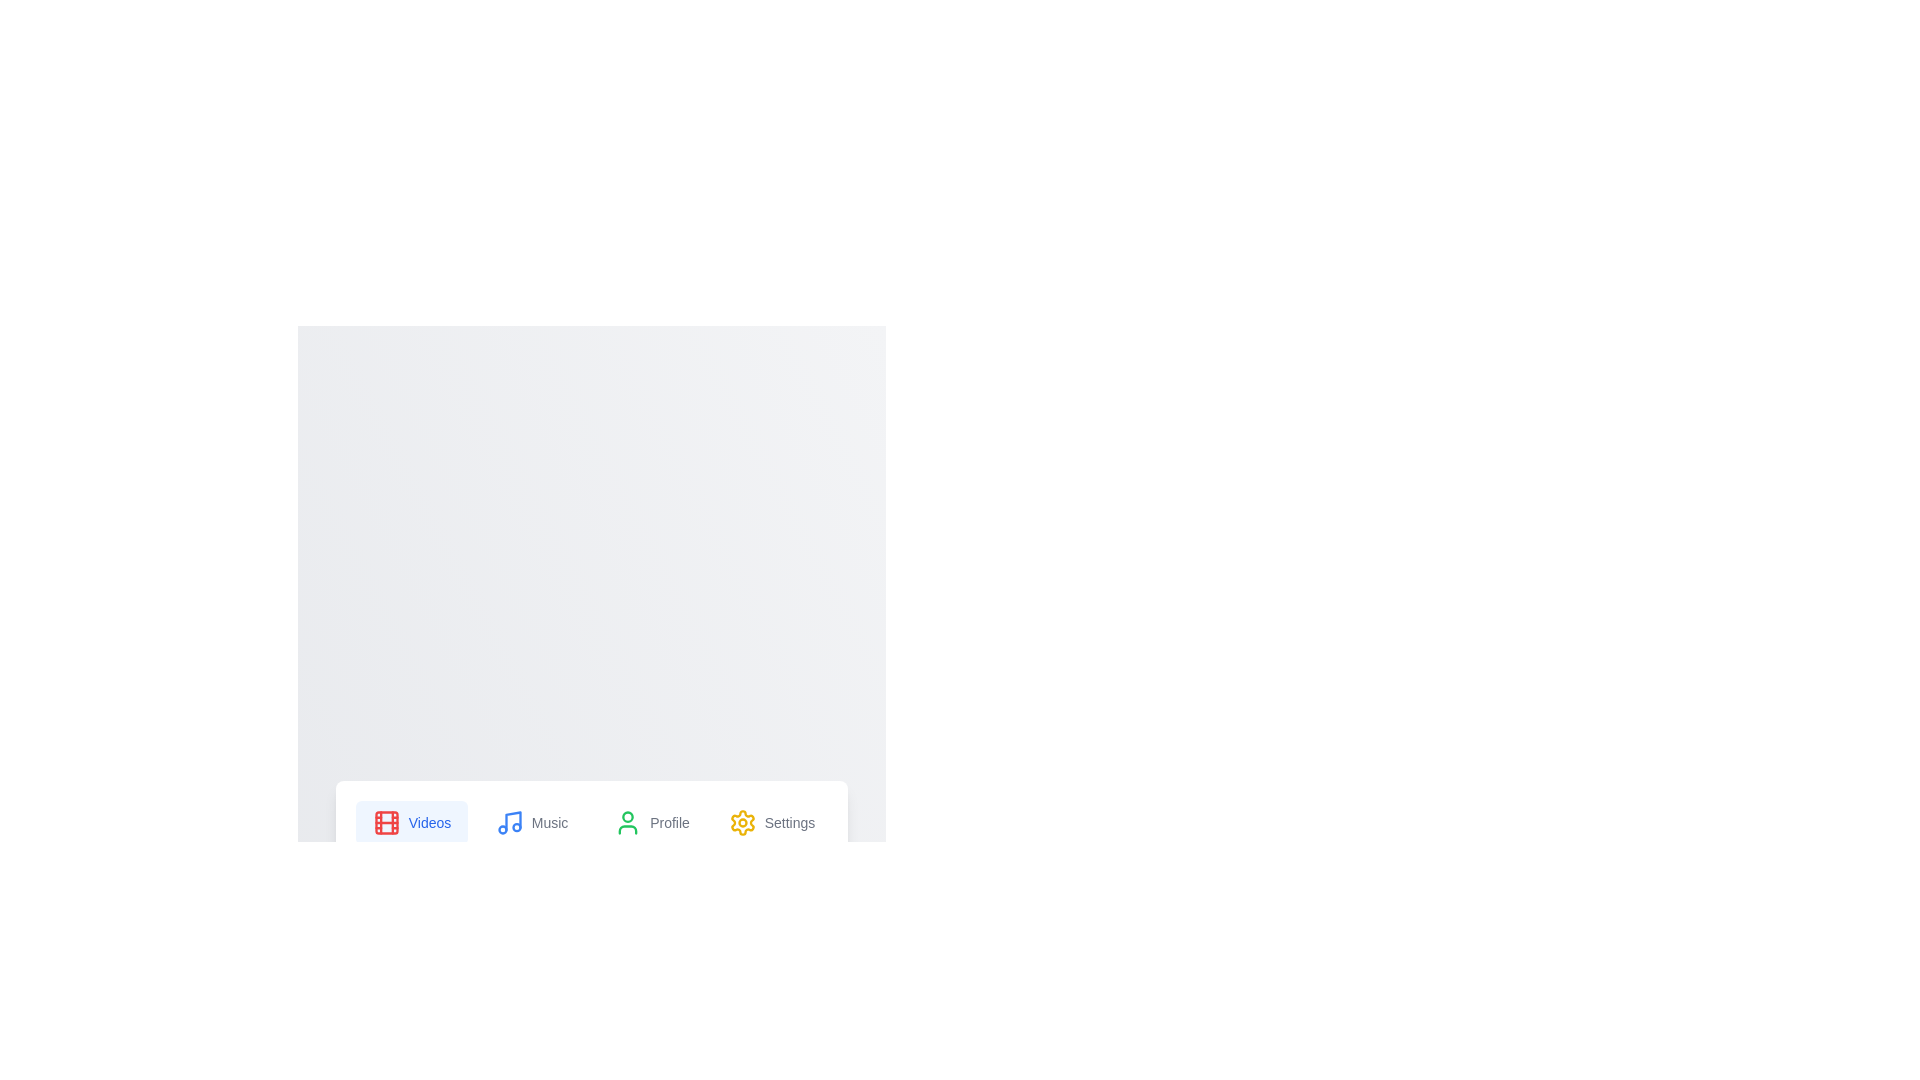 This screenshot has width=1920, height=1080. I want to click on the Videos tab to switch its content, so click(411, 822).